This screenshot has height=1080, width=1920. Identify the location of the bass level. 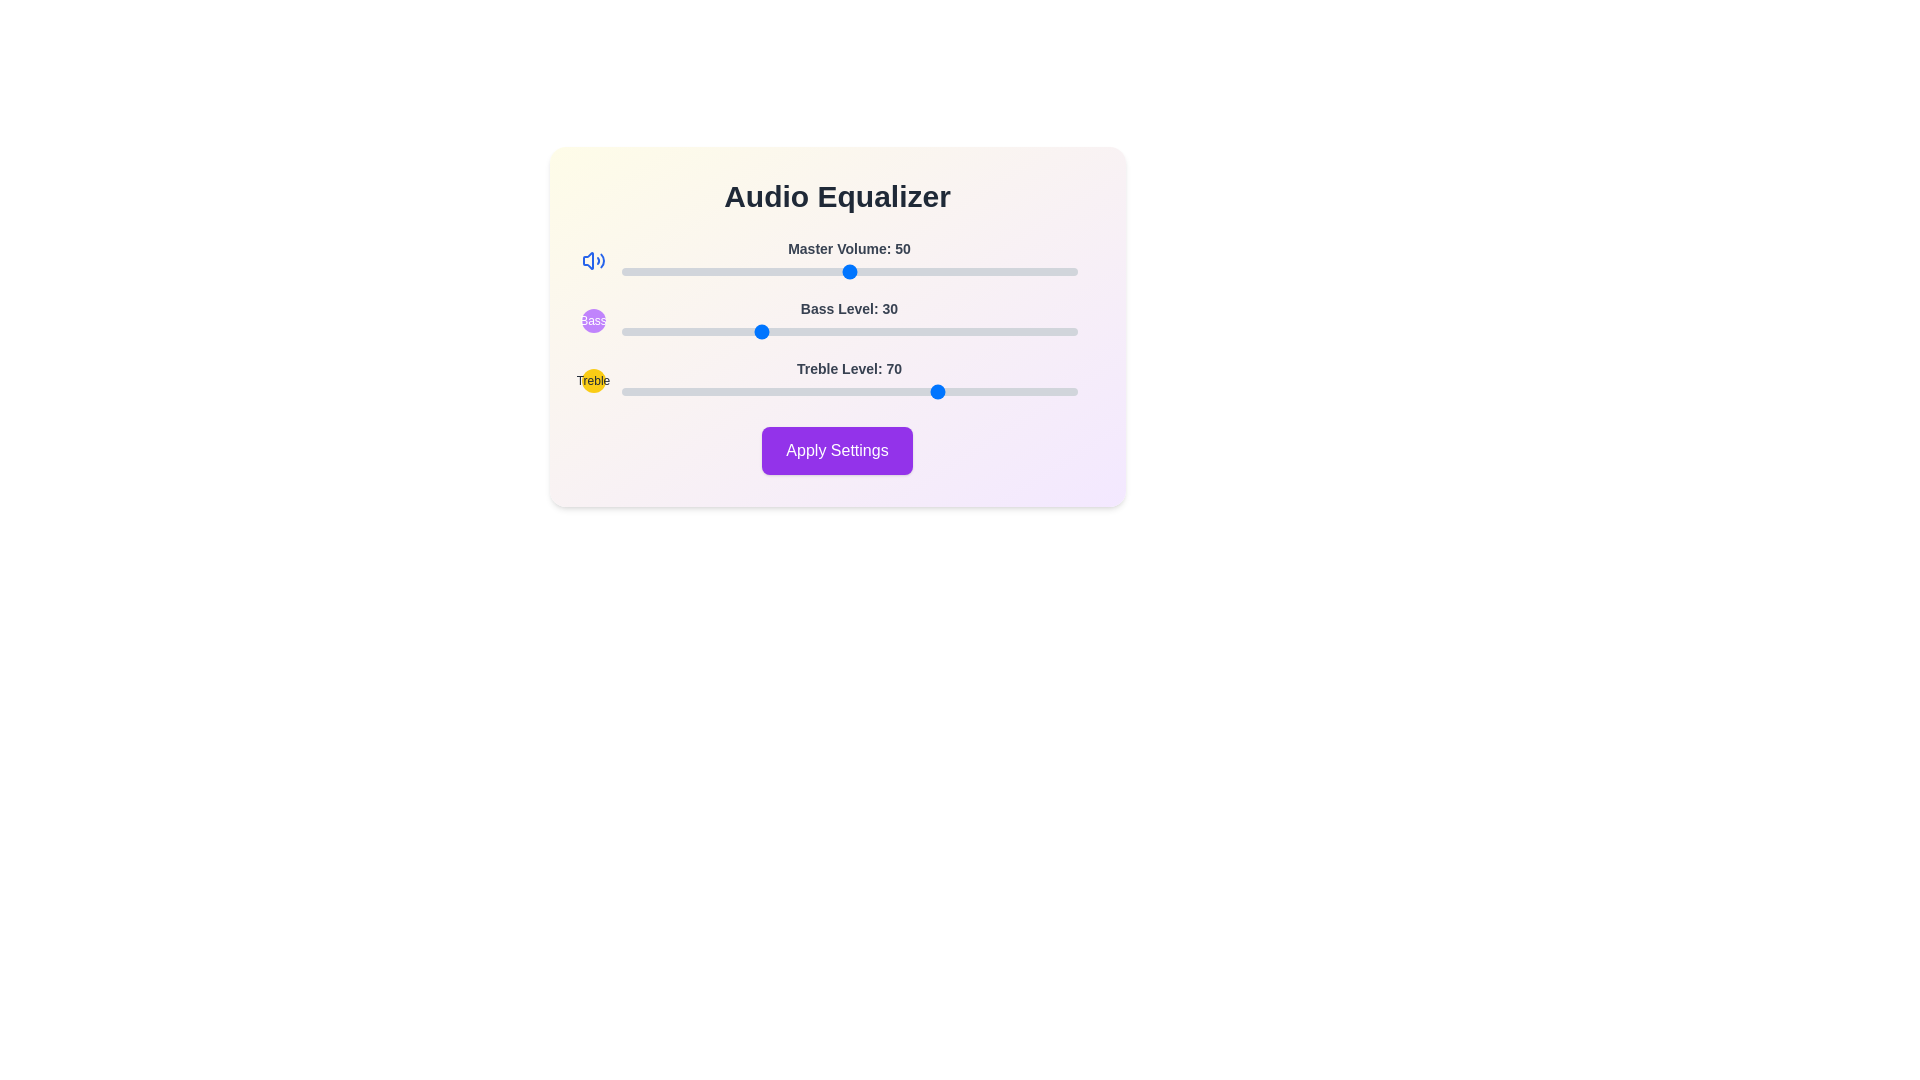
(835, 330).